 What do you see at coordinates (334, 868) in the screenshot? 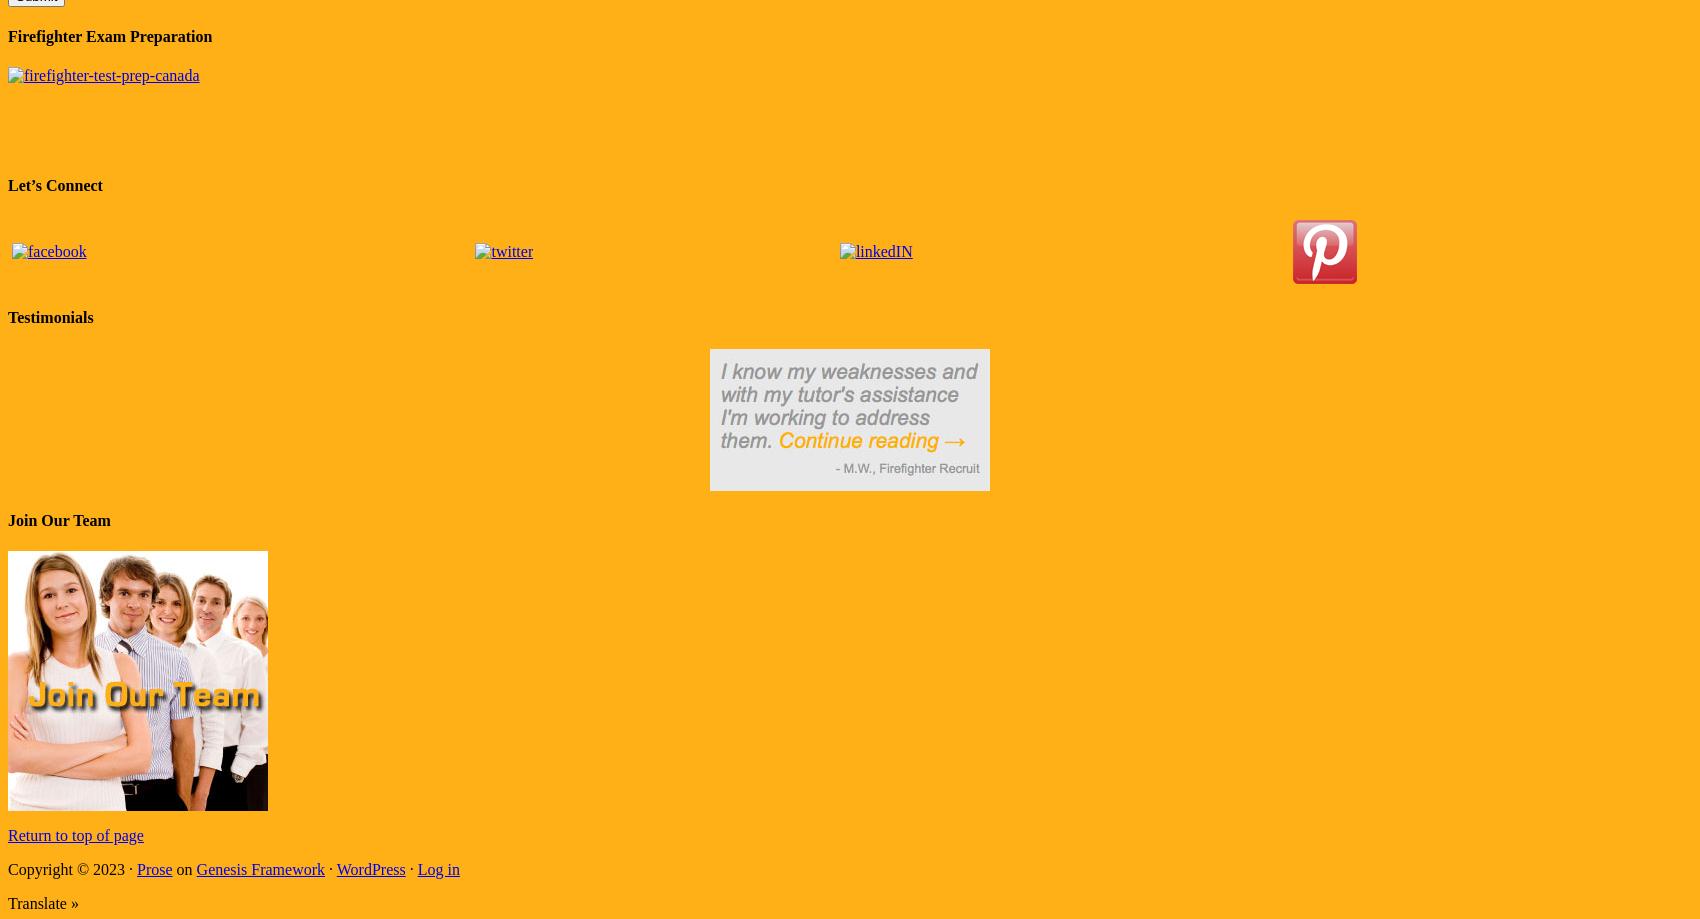
I see `'WordPress'` at bounding box center [334, 868].